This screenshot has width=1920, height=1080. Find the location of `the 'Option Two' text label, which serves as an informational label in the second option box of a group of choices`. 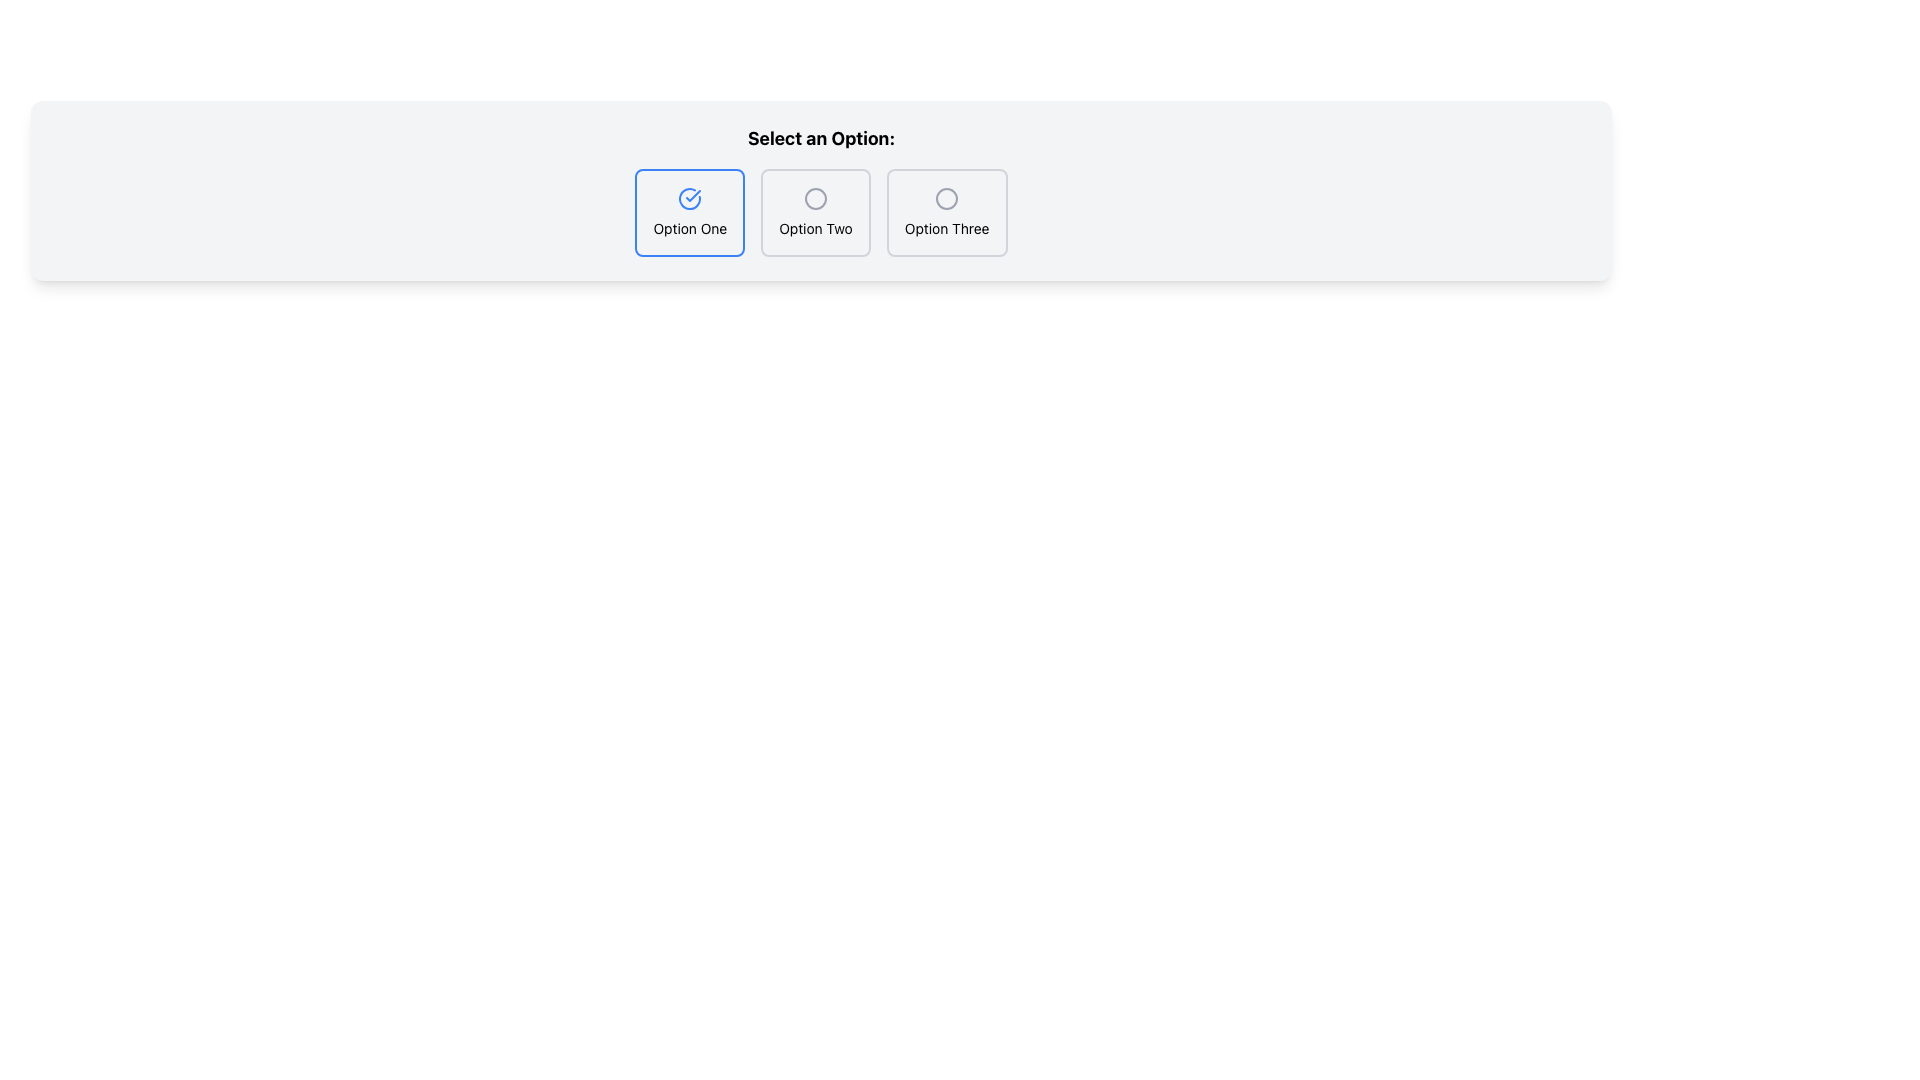

the 'Option Two' text label, which serves as an informational label in the second option box of a group of choices is located at coordinates (816, 227).